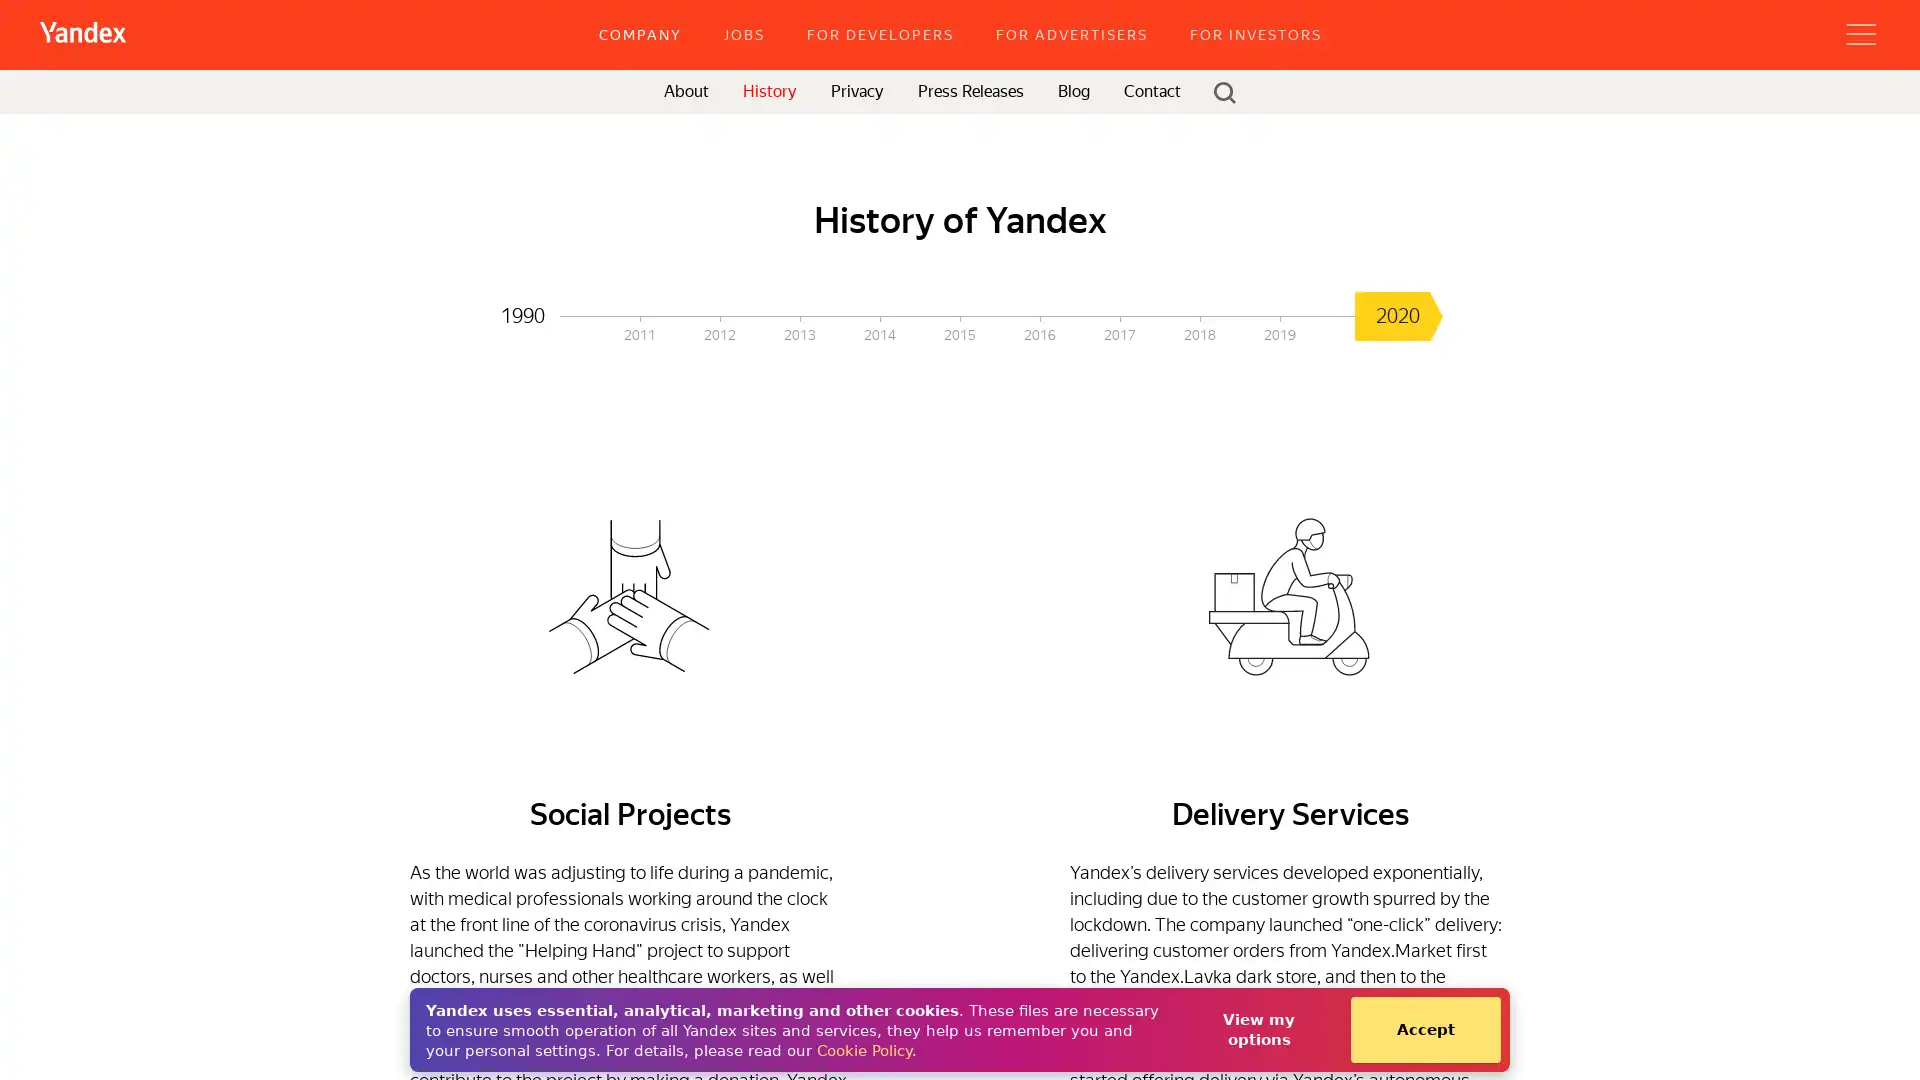 The height and width of the screenshot is (1080, 1920). Describe the element at coordinates (1257, 1029) in the screenshot. I see `View my options` at that location.